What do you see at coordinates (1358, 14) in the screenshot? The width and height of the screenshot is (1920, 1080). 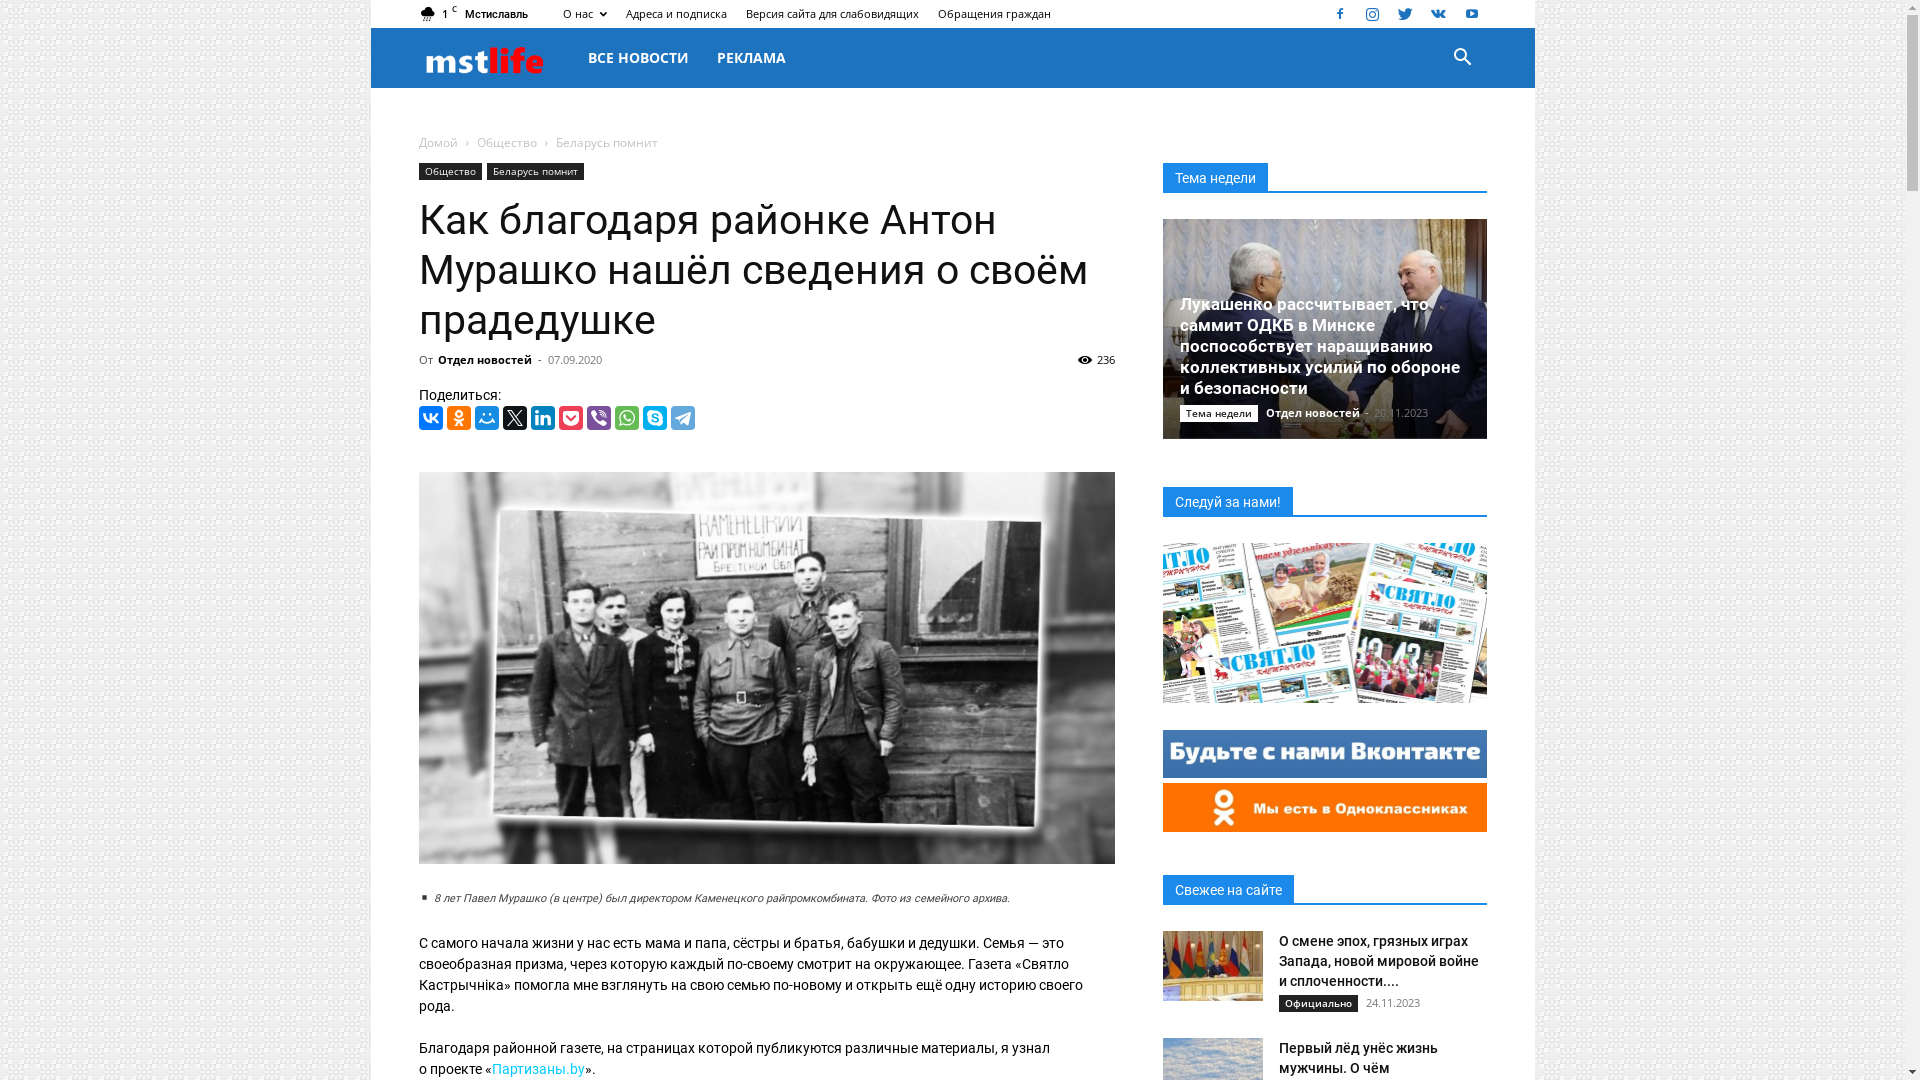 I see `'Instagram'` at bounding box center [1358, 14].